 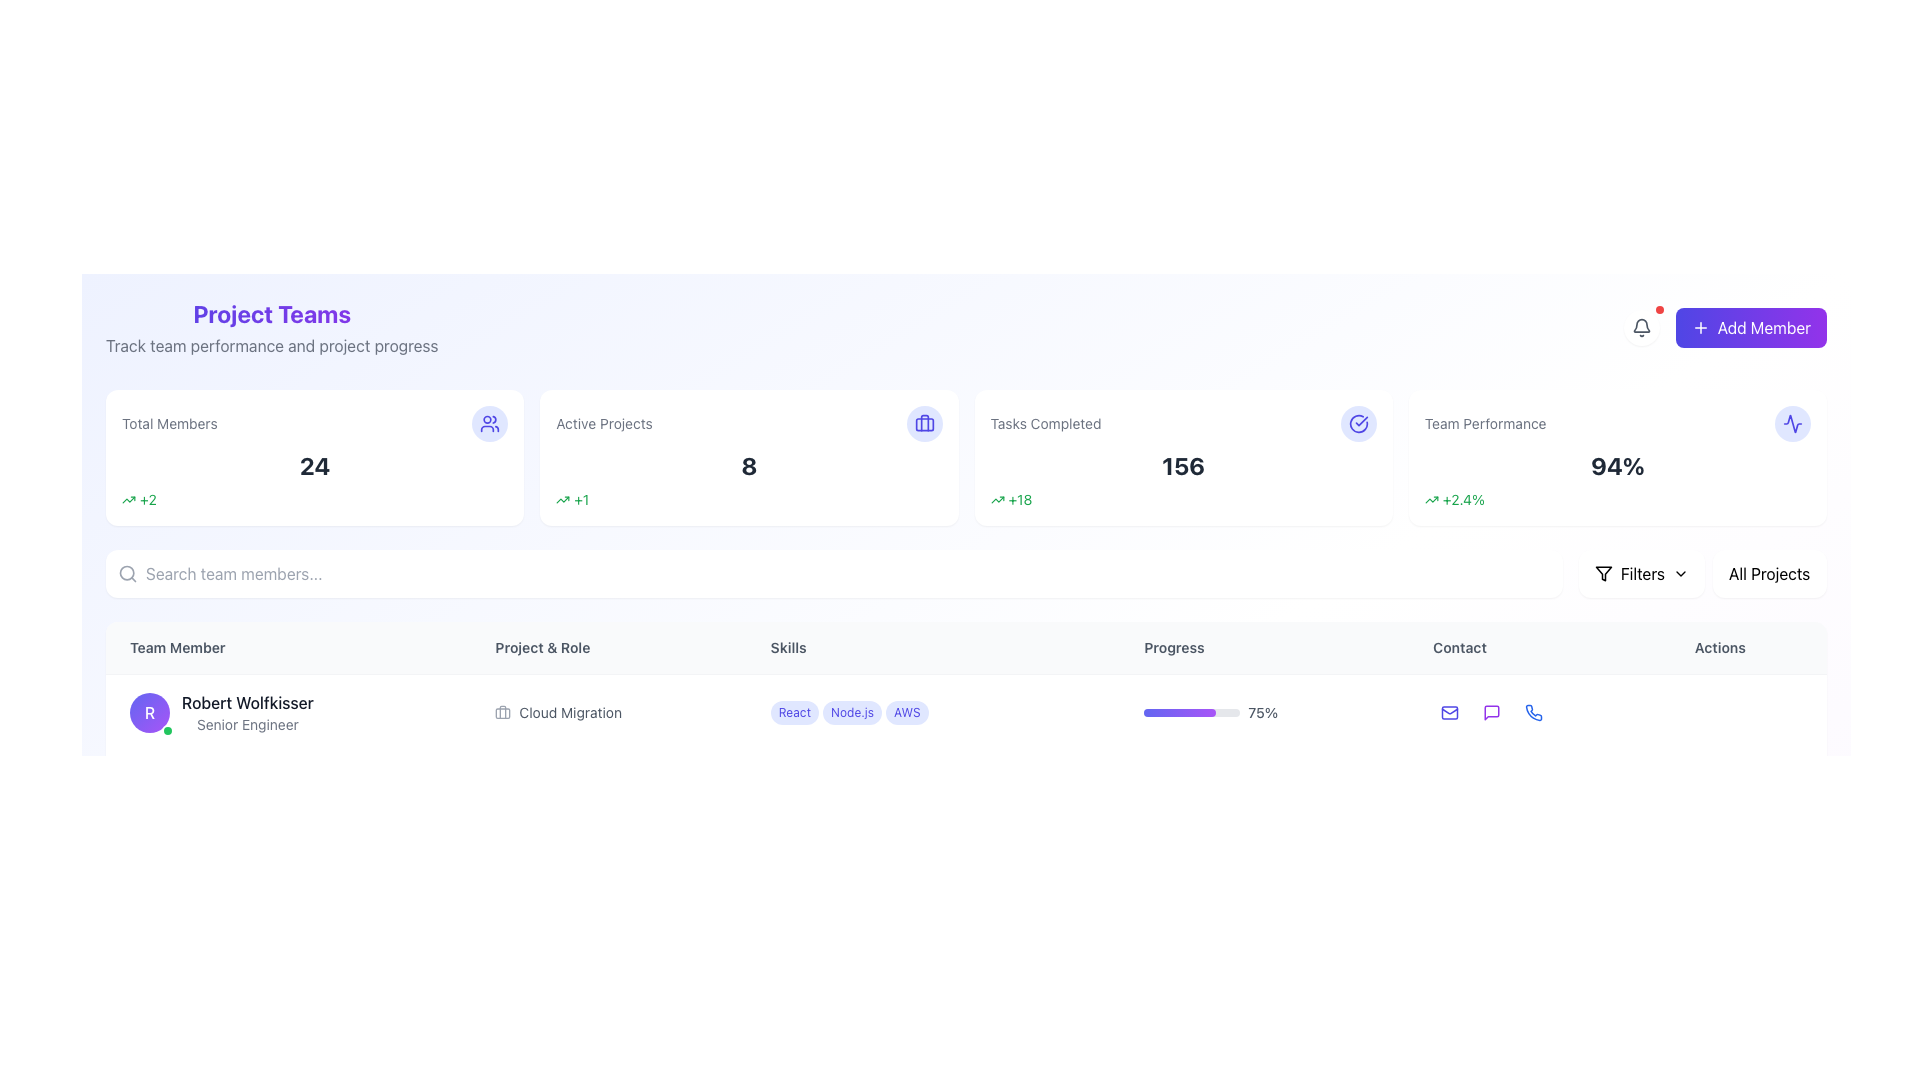 I want to click on value displayed in the static text element that represents the count of completed tasks, located in the 'Tasks Completed' section of the dashboard interface, so click(x=1183, y=466).